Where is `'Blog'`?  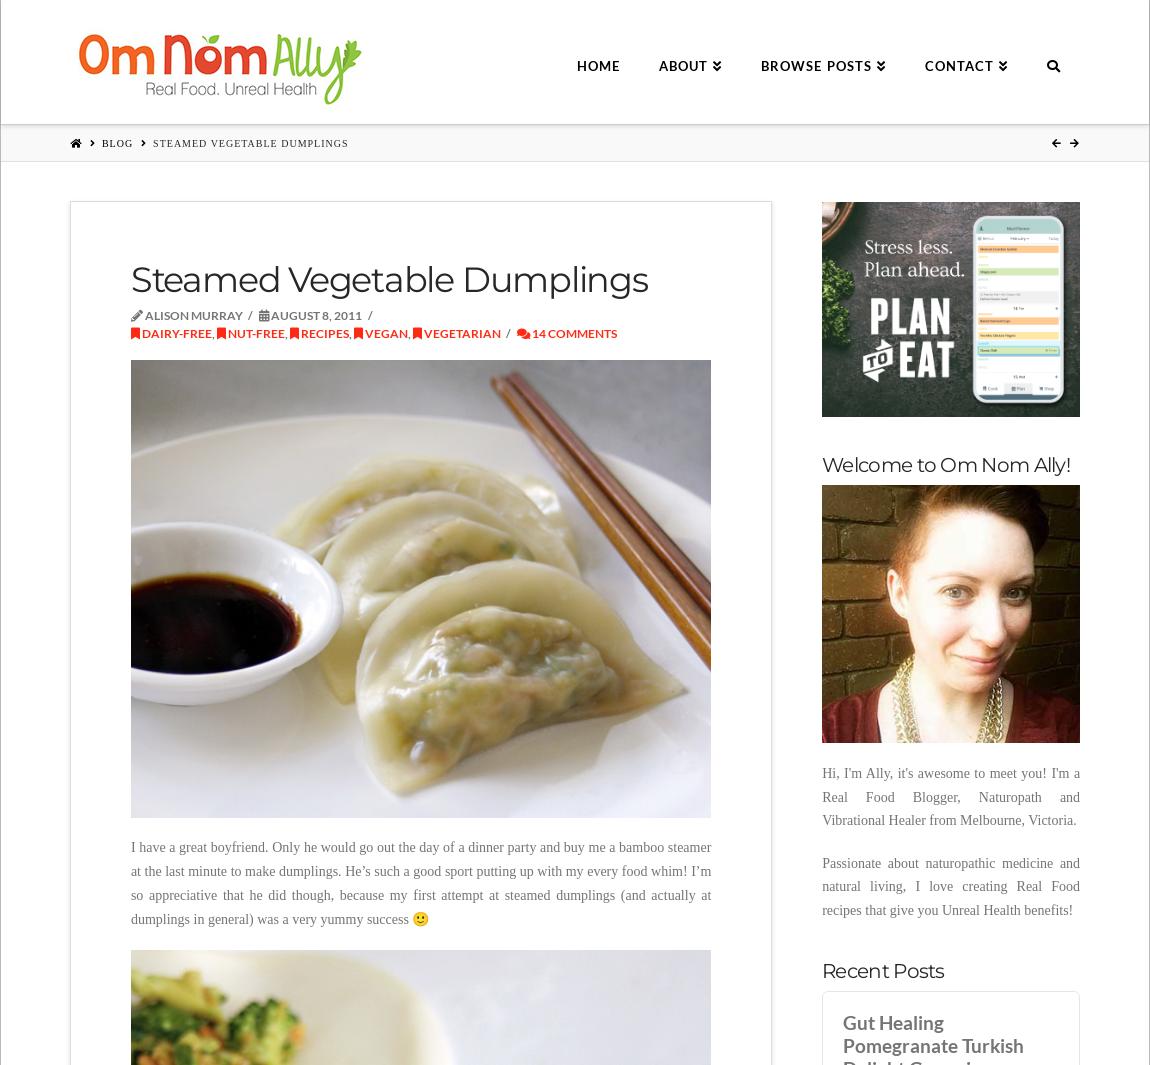
'Blog' is located at coordinates (99, 141).